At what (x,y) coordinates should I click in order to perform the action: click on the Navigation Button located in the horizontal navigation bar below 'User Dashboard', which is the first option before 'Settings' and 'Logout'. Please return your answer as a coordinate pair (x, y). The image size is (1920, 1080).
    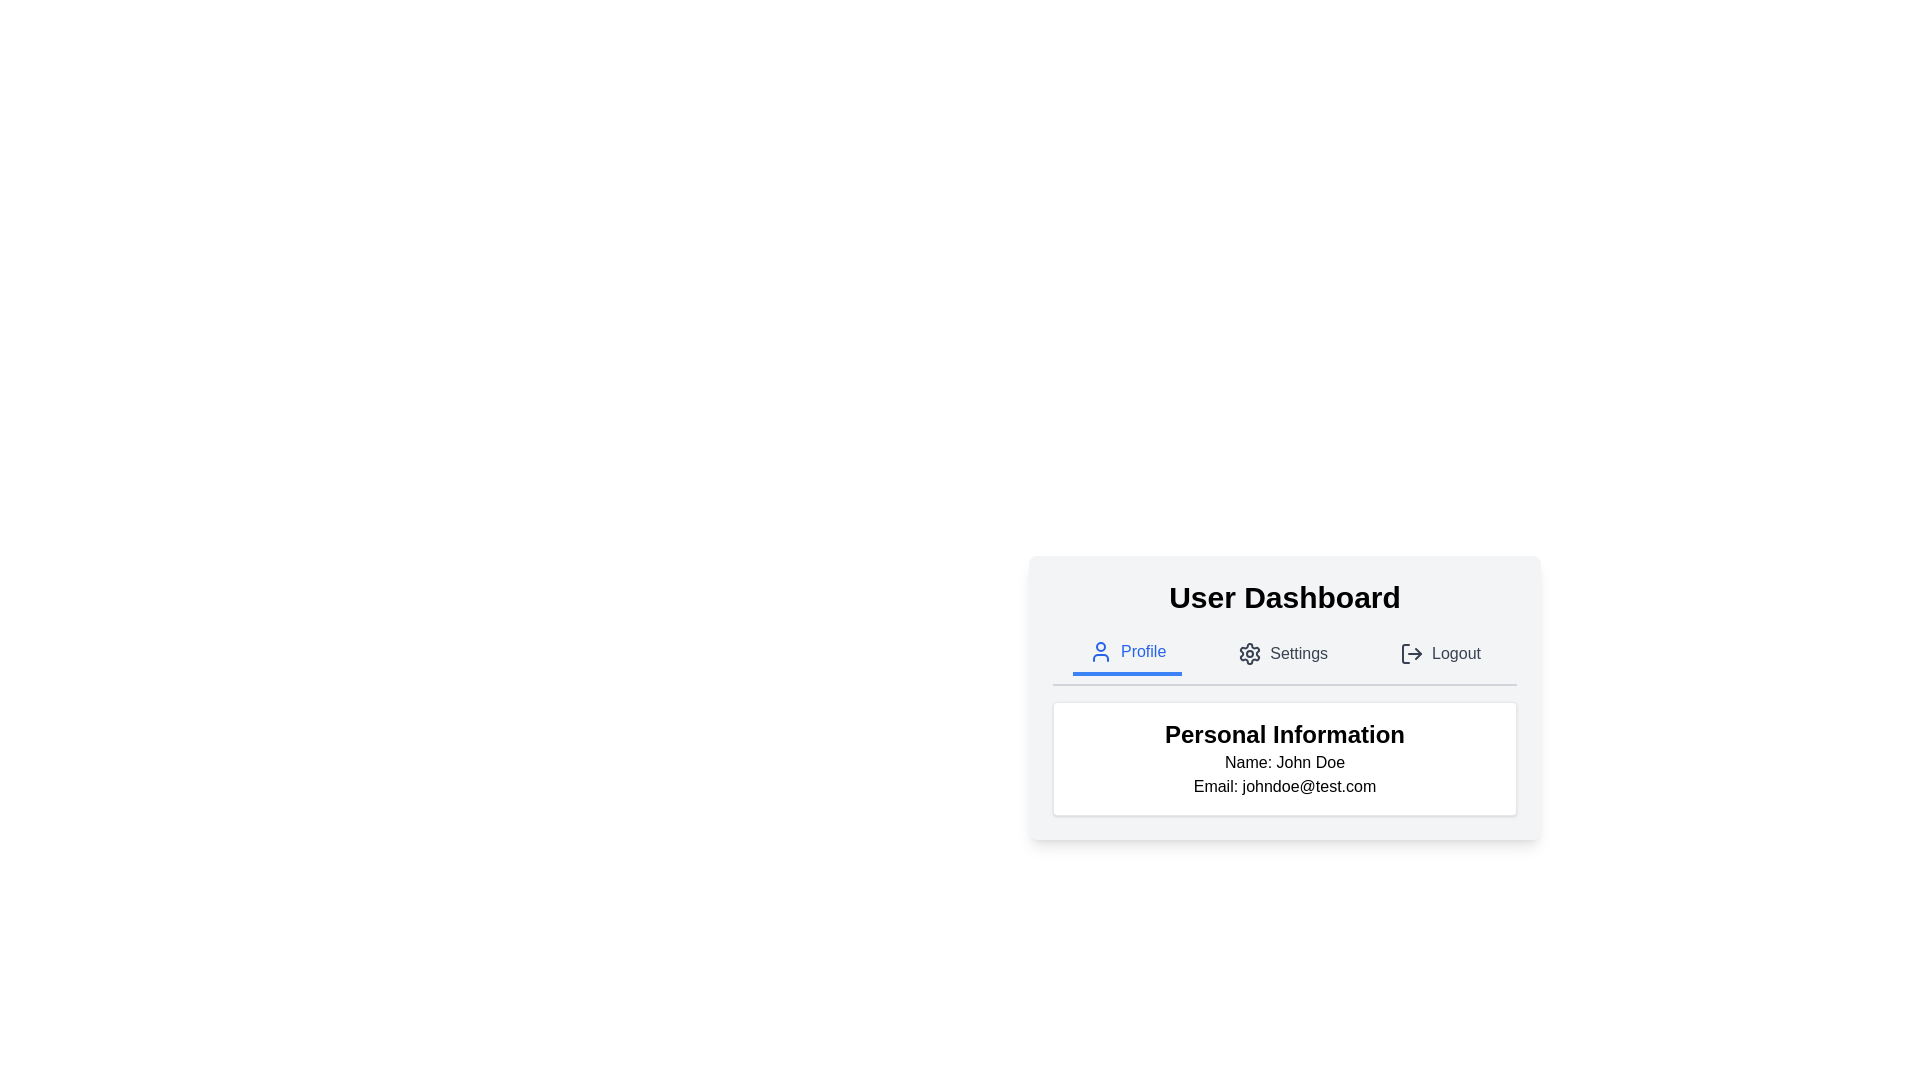
    Looking at the image, I should click on (1127, 654).